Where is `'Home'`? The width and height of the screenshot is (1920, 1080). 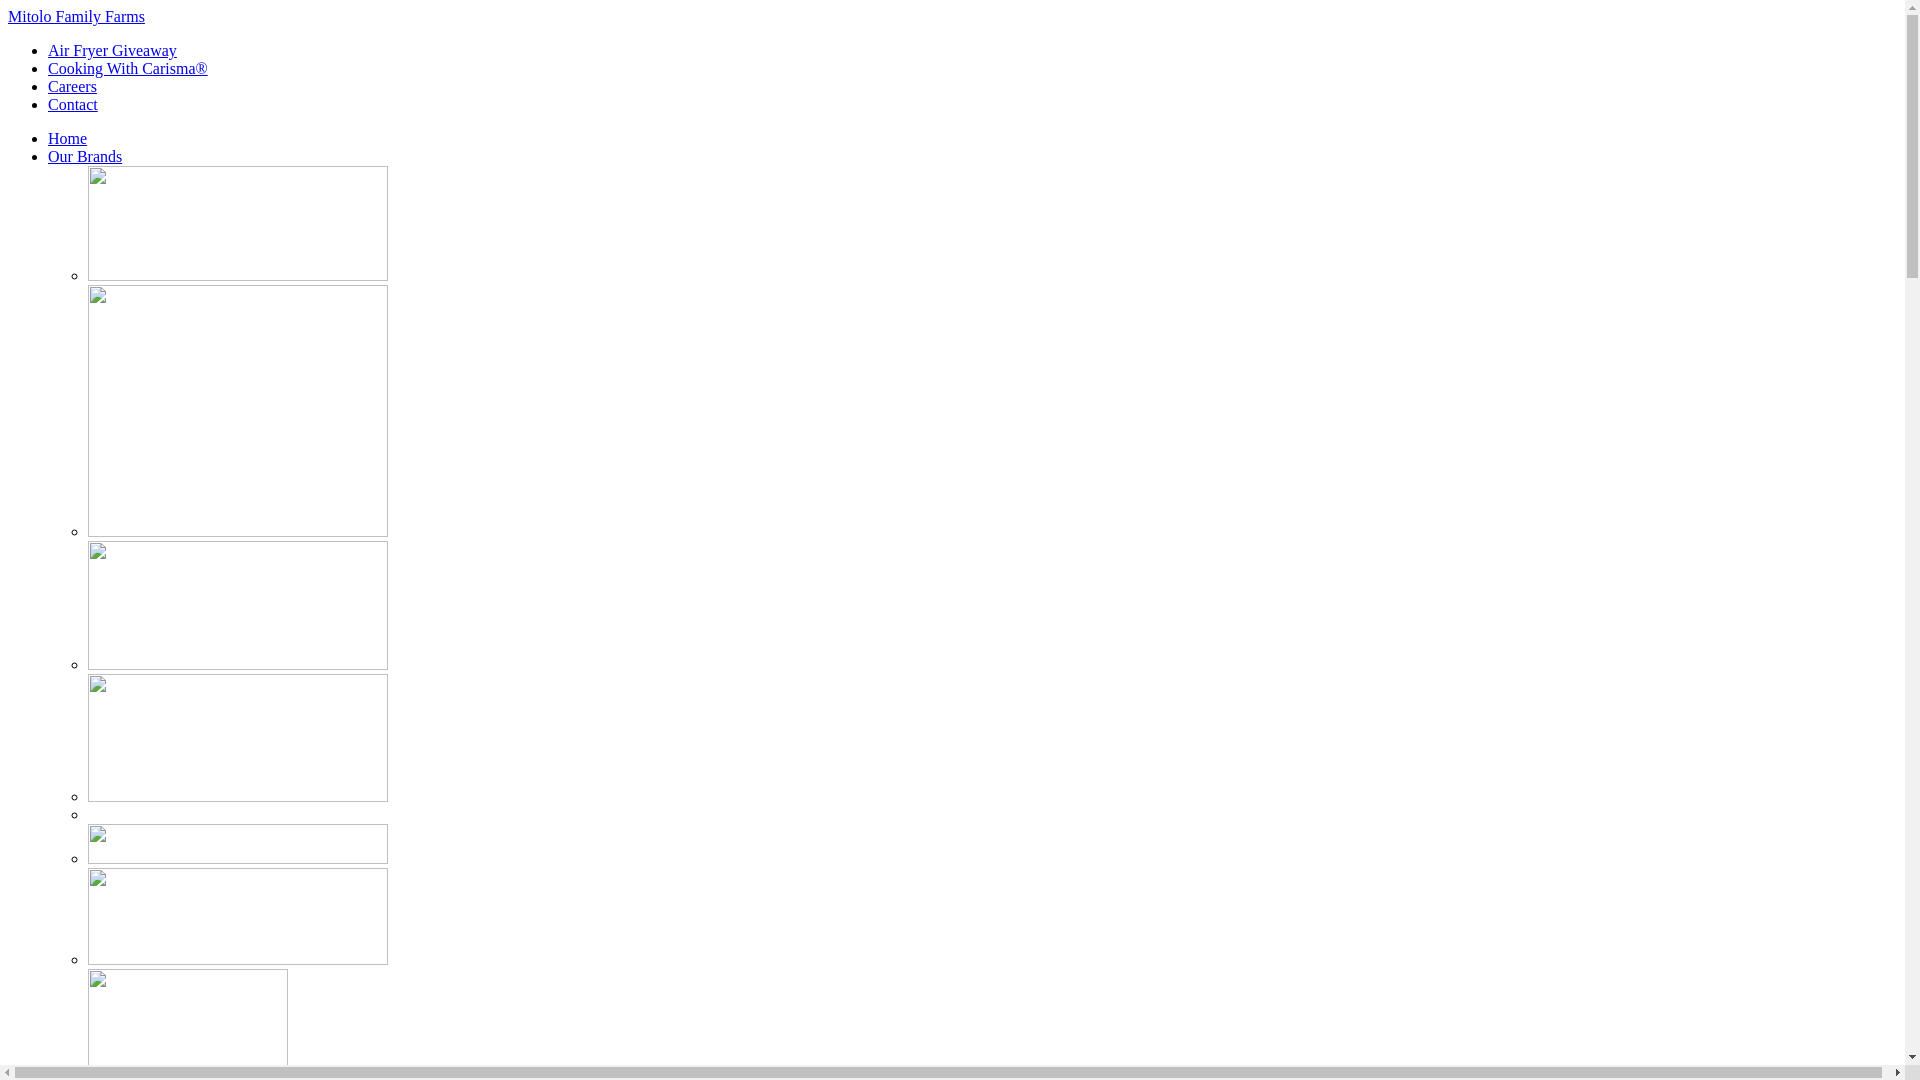 'Home' is located at coordinates (67, 137).